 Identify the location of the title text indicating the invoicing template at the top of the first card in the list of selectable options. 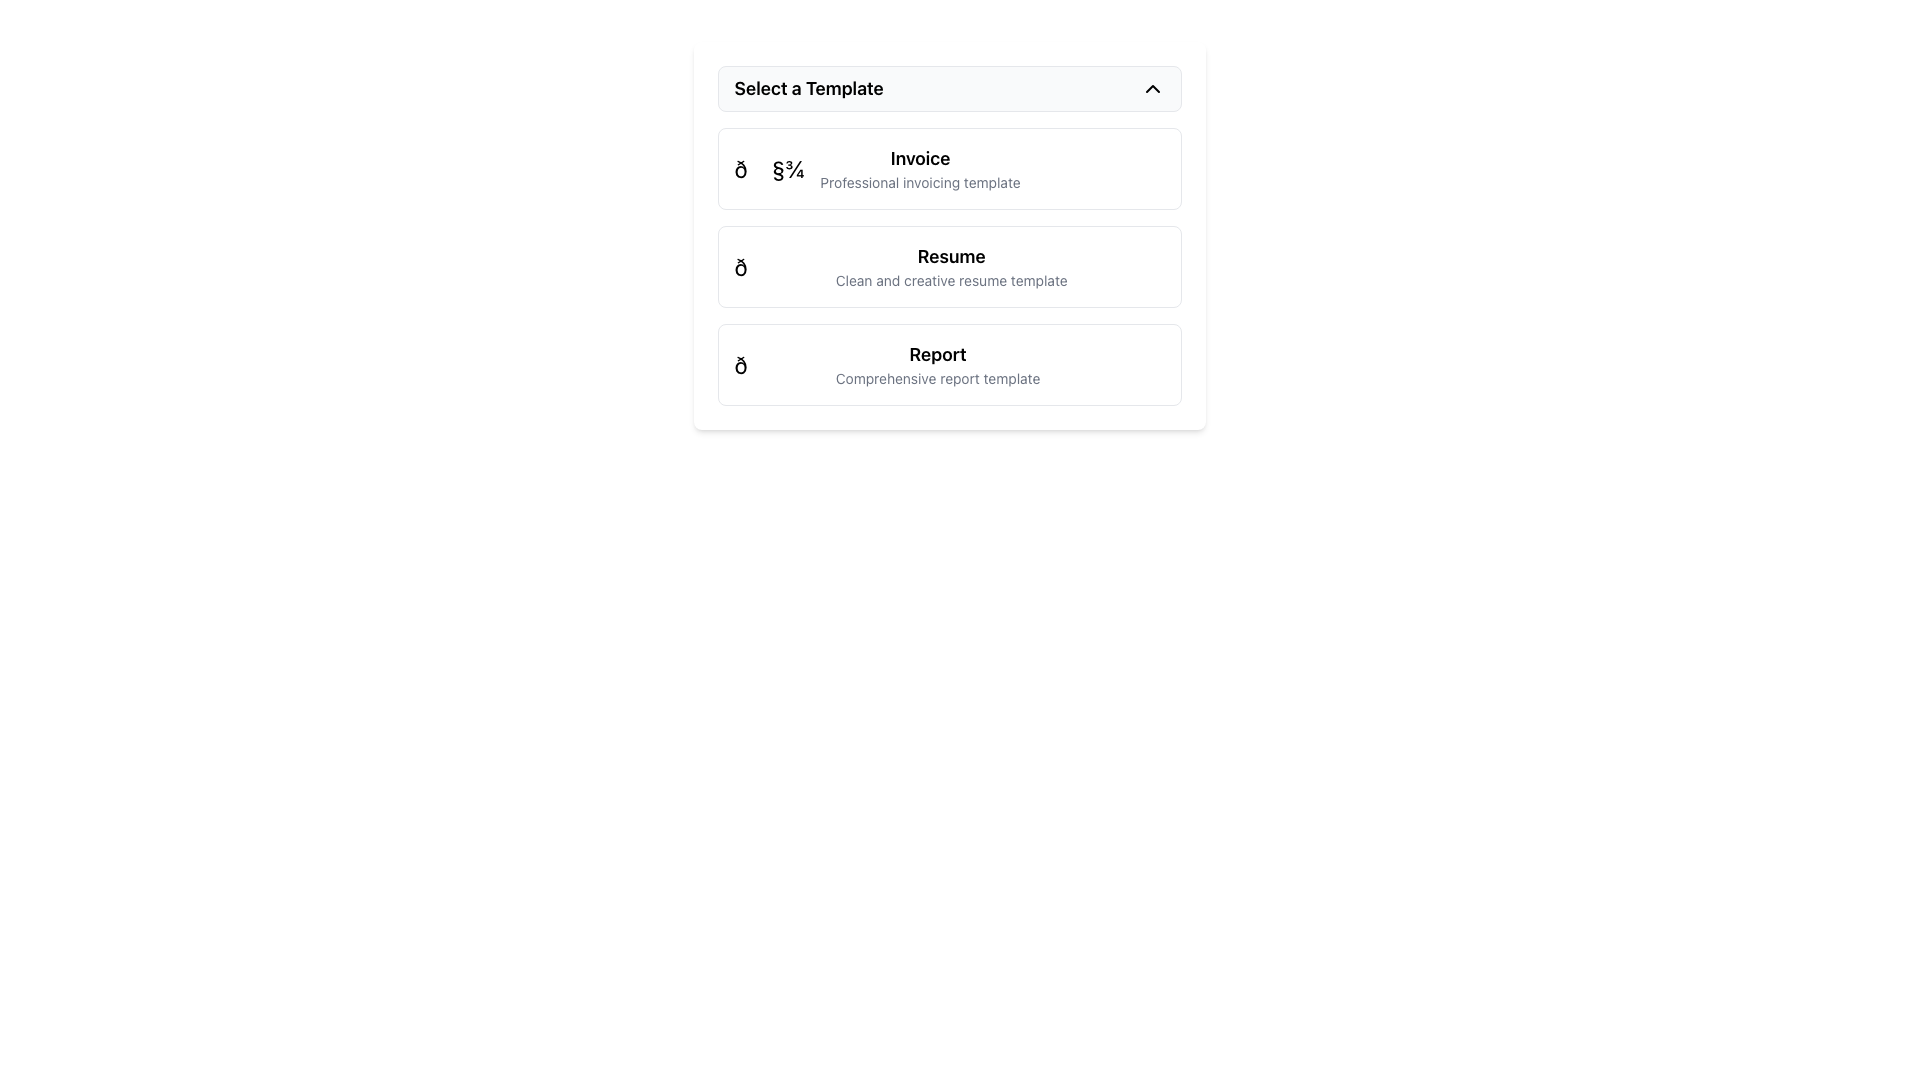
(919, 157).